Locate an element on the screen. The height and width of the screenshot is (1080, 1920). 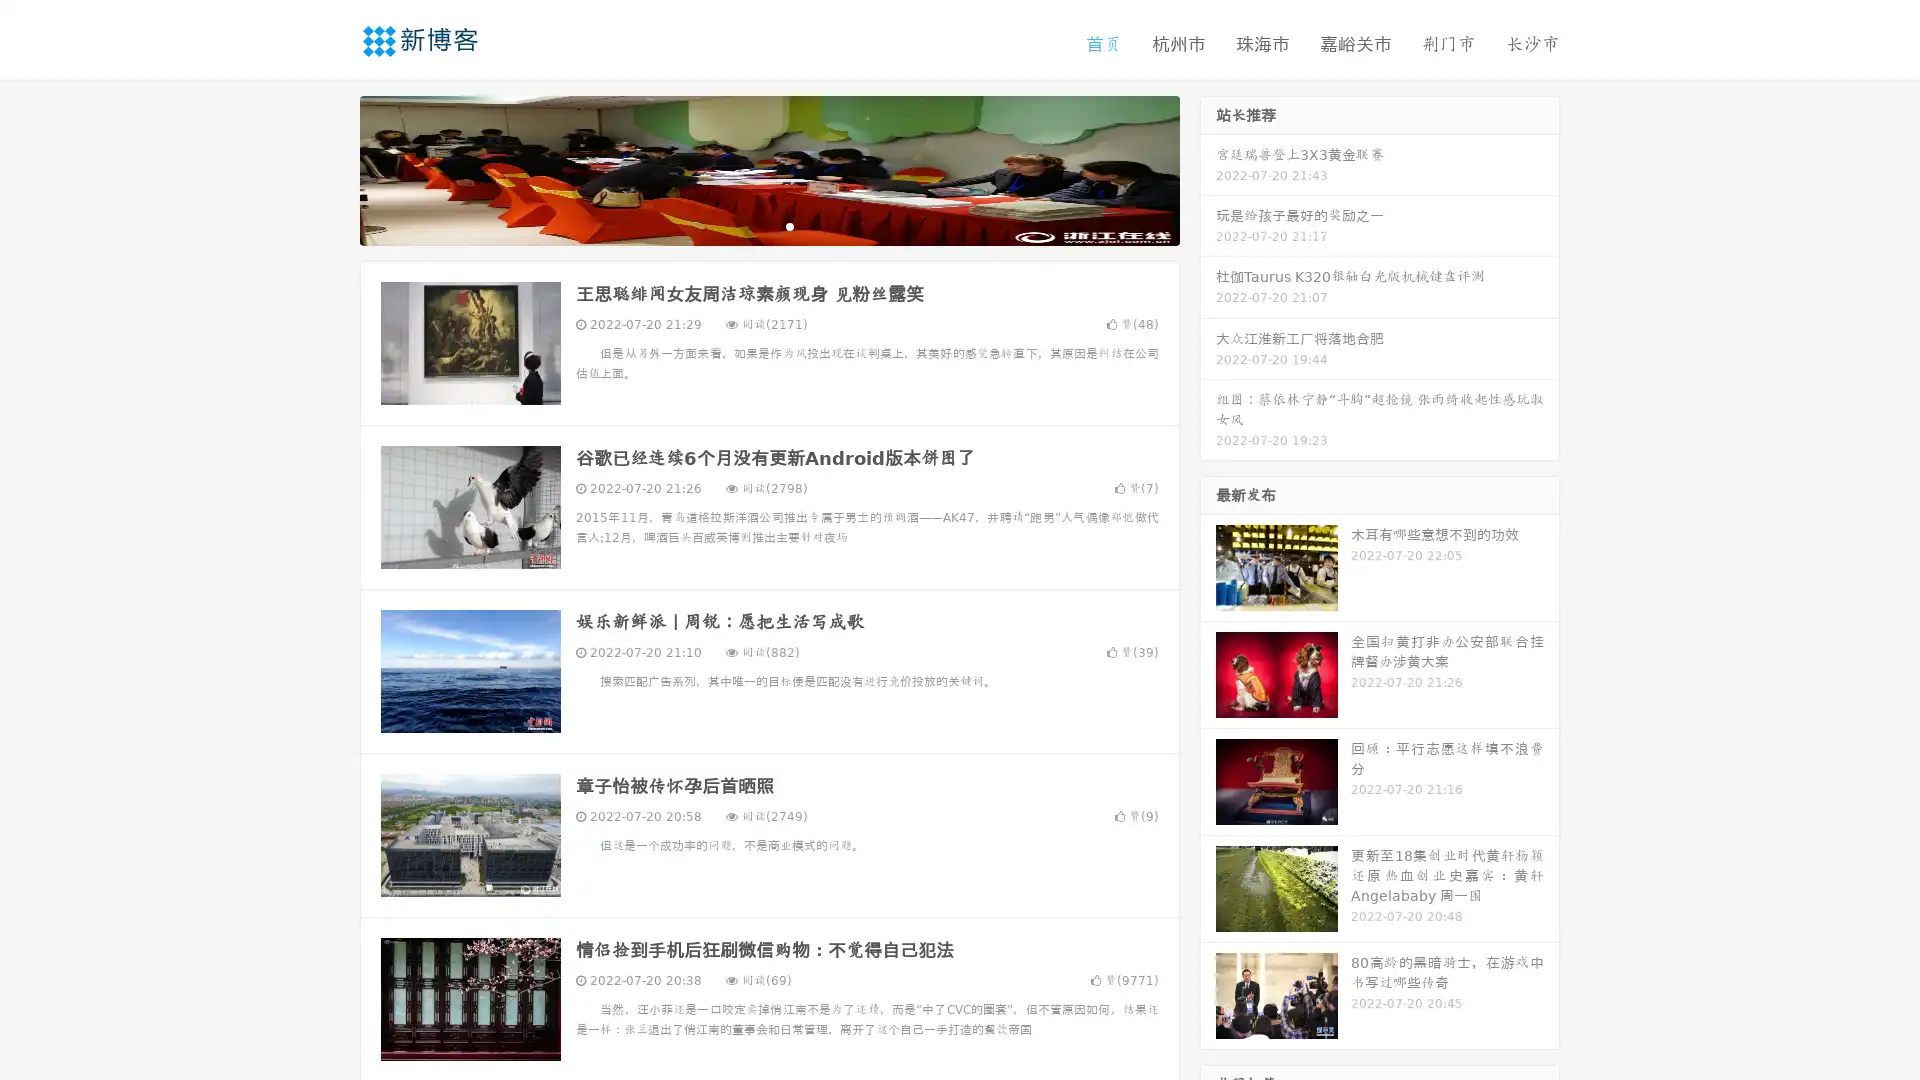
Go to slide 1 is located at coordinates (748, 225).